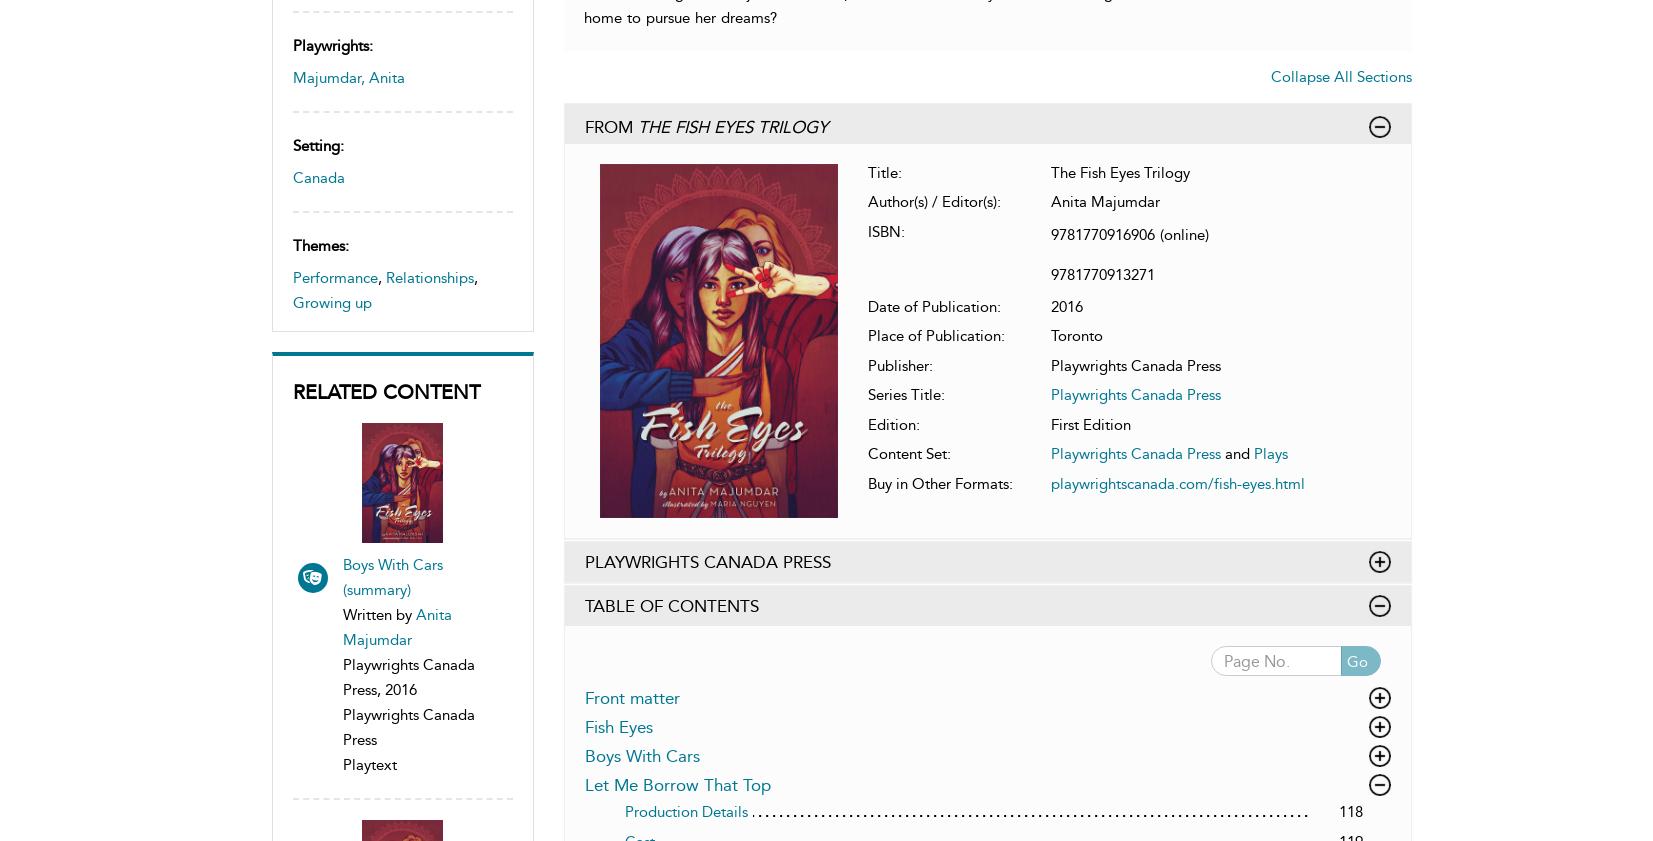 This screenshot has height=841, width=1653. I want to click on 'Growing up', so click(290, 302).